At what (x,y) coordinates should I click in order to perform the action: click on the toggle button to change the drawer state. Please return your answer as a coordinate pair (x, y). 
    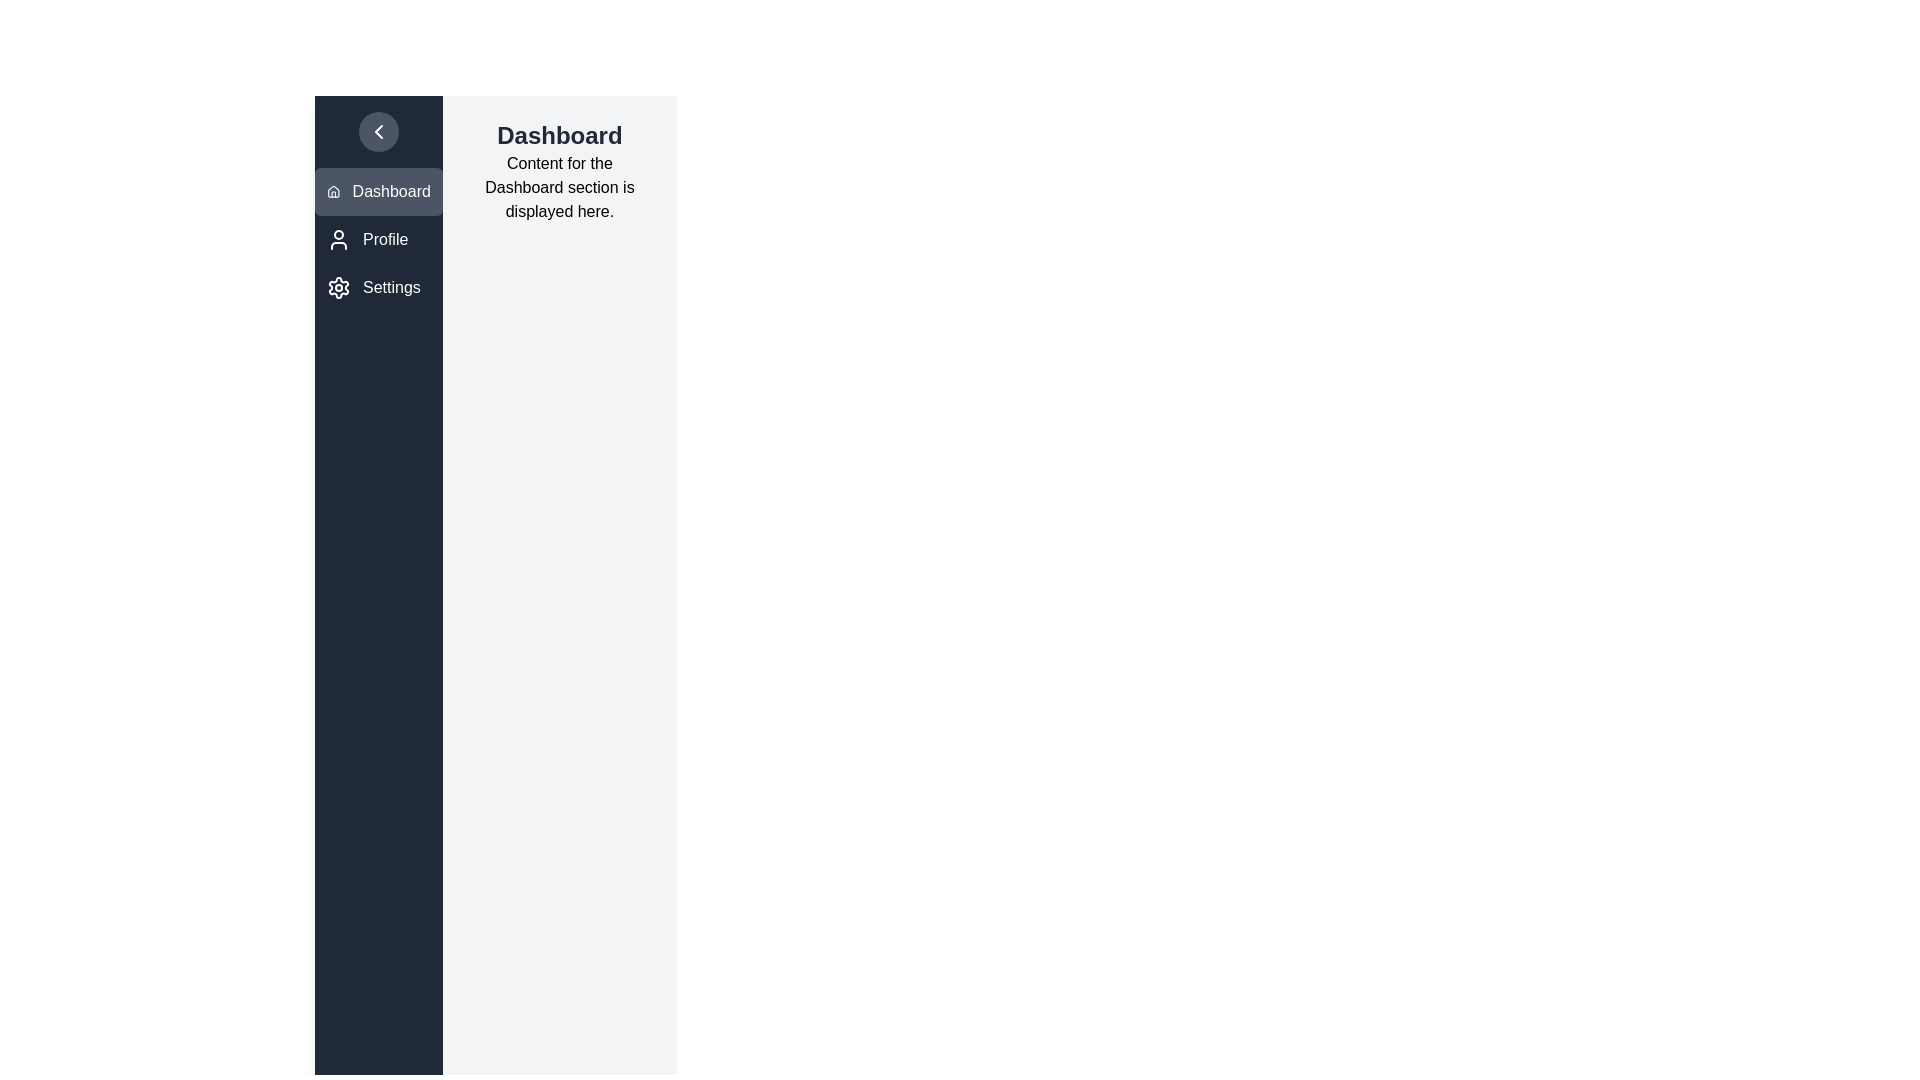
    Looking at the image, I should click on (378, 131).